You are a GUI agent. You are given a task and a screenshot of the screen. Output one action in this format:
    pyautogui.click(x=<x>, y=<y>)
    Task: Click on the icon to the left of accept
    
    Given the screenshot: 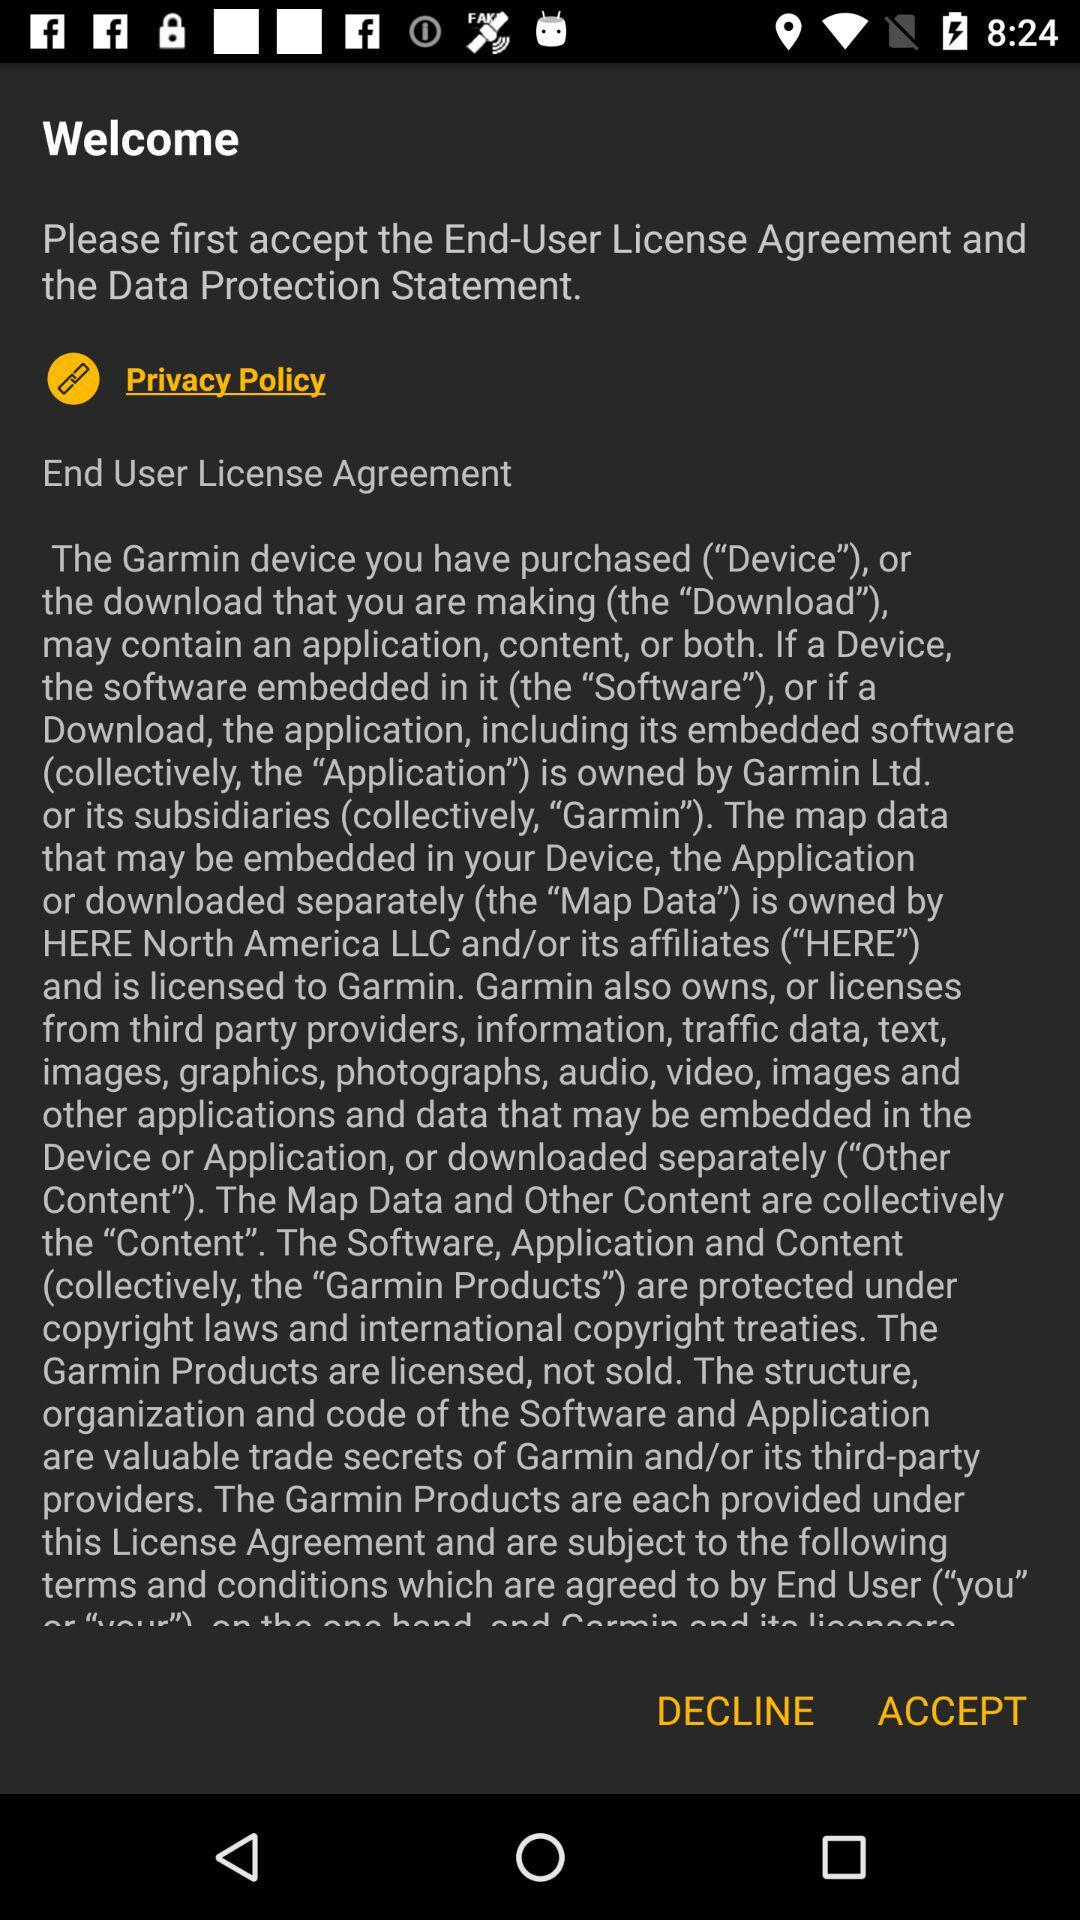 What is the action you would take?
    pyautogui.click(x=735, y=1708)
    